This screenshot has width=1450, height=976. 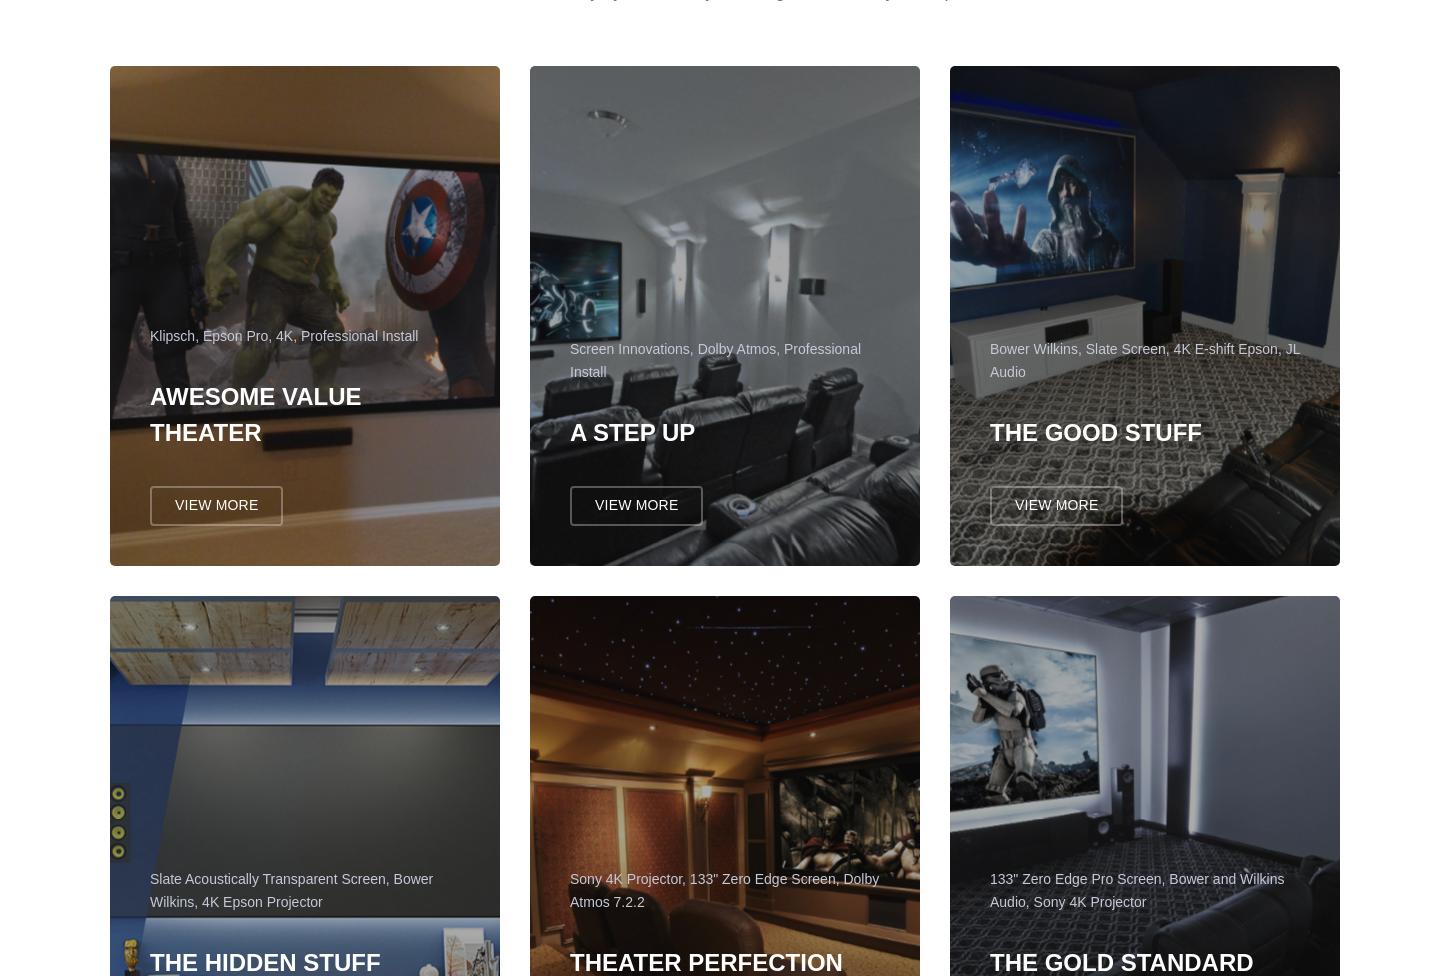 I want to click on '133" Zero Edge Pro Screen, Bower and Wilkins Audio, Sony 4K Projector', so click(x=1135, y=899).